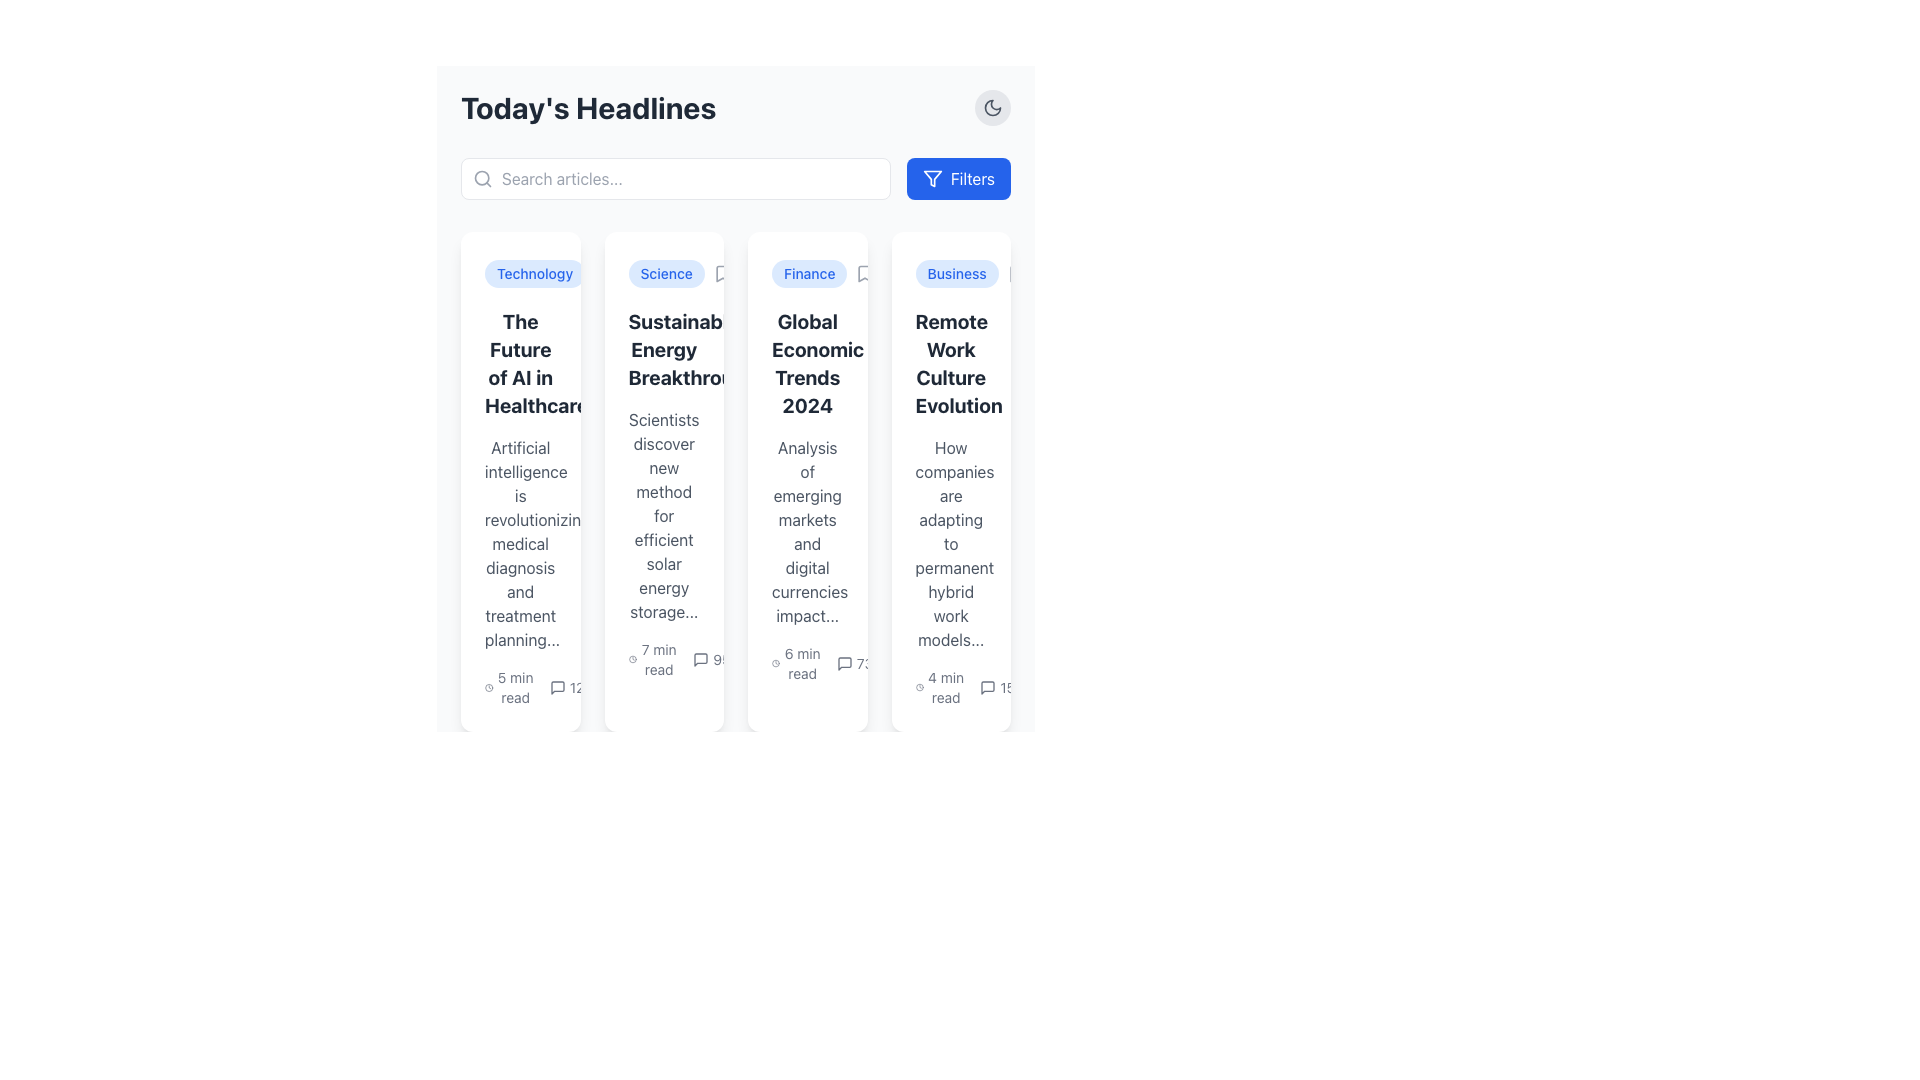  Describe the element at coordinates (941, 663) in the screenshot. I see `the thumbs-up icon representing a 'like' or 'approve' action within the 'Remote Work Culture Evolution' section of the application` at that location.